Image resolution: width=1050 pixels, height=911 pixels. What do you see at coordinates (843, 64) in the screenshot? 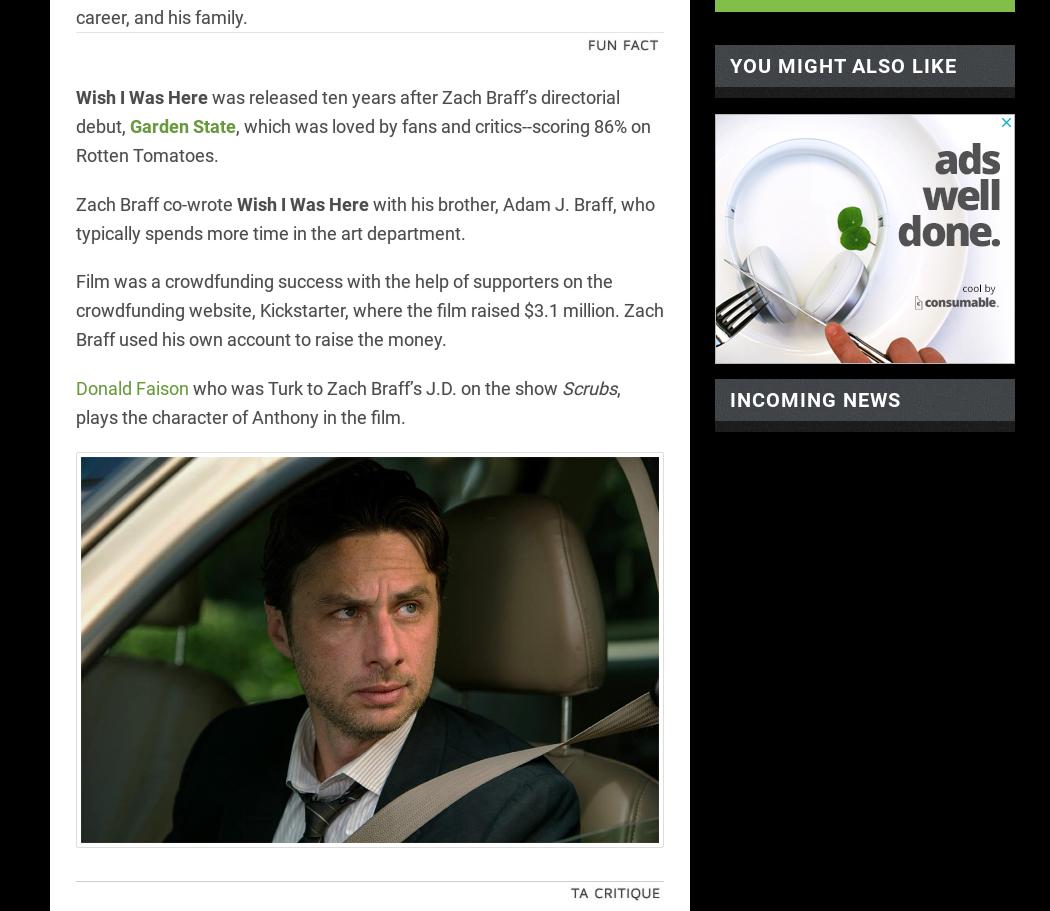
I see `'You Might Also Like'` at bounding box center [843, 64].